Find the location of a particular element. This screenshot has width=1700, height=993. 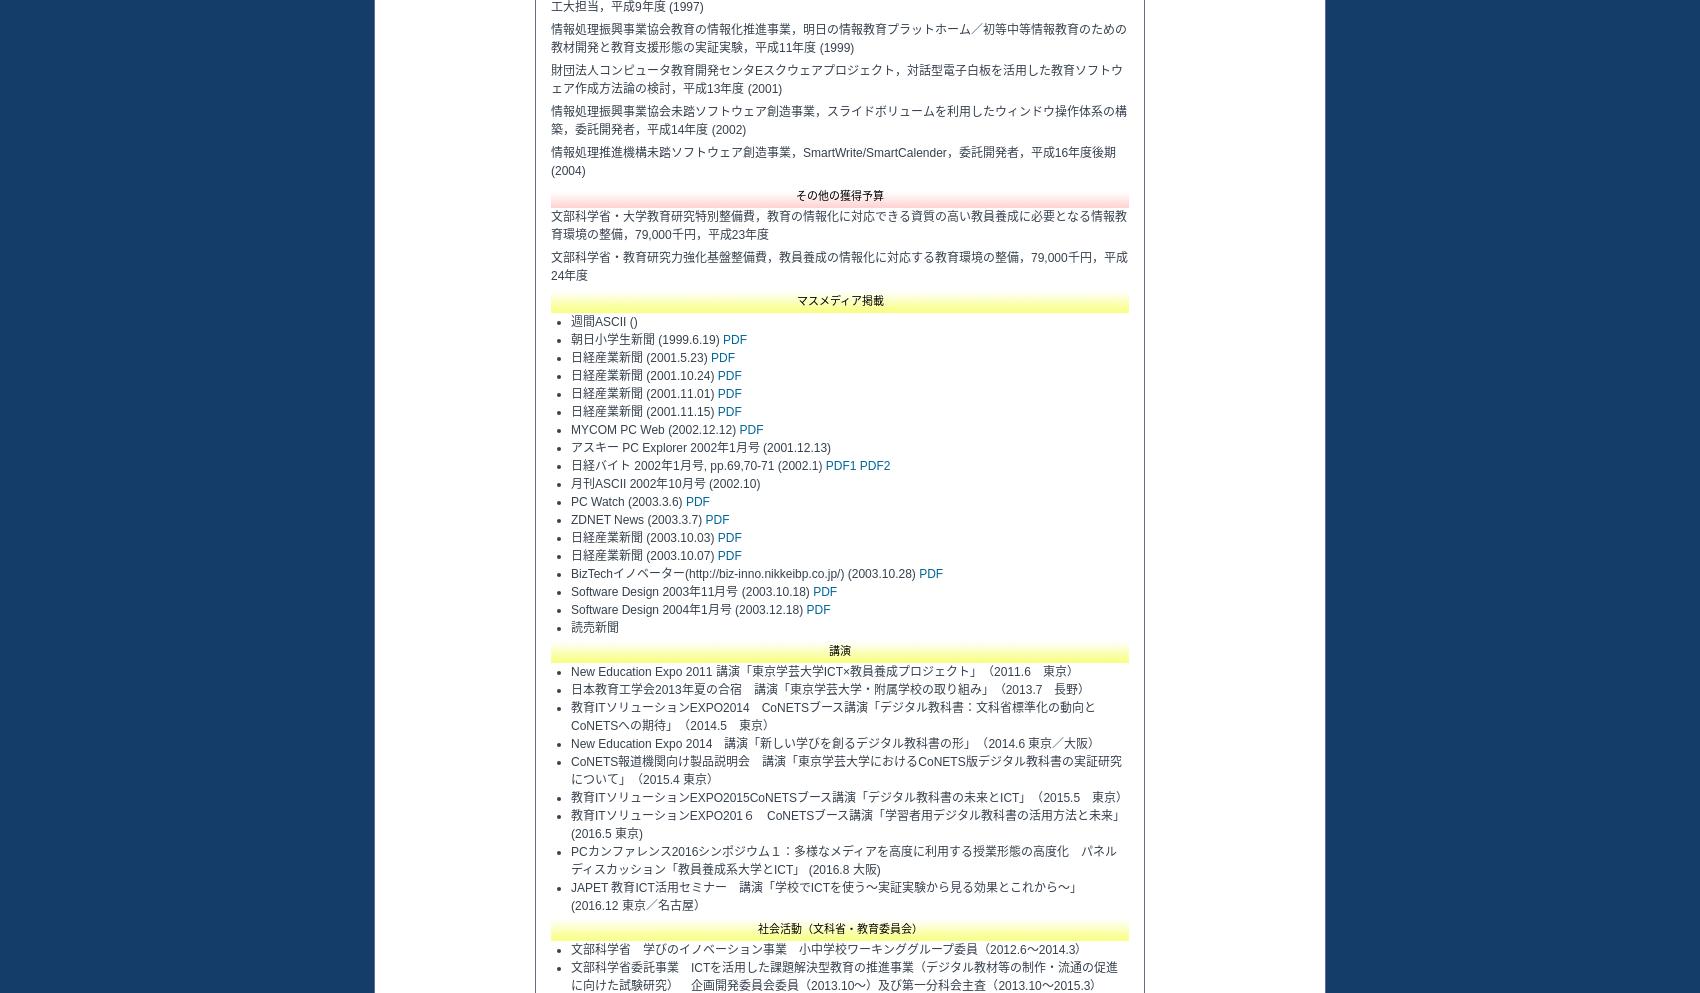

'PCカンファレンス2016シンポジウム１：多様なメディアを高度に利用する授業形態の高度化　パネルディスカッション「教員養成系大学とICT」 (2016.8 大阪)' is located at coordinates (570, 860).